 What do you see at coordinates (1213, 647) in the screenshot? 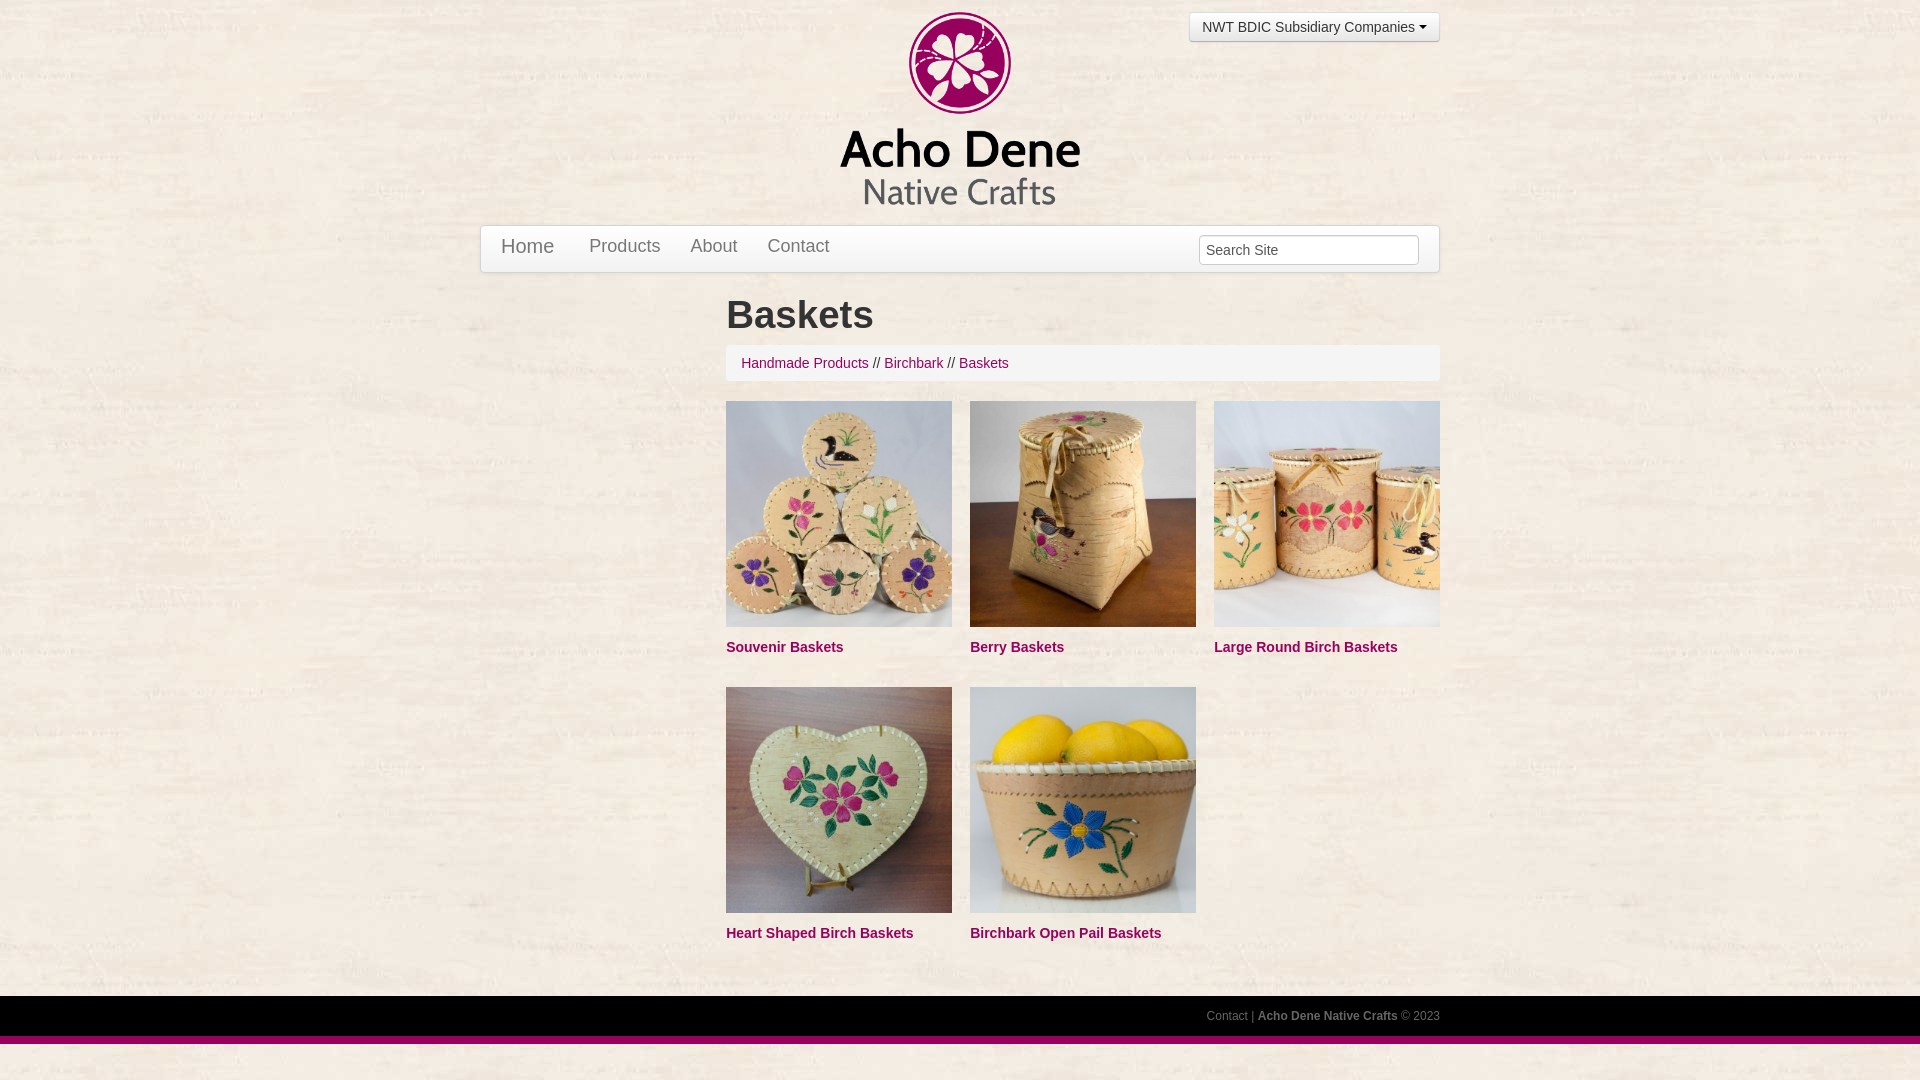
I see `'Large Round Birch Baskets'` at bounding box center [1213, 647].